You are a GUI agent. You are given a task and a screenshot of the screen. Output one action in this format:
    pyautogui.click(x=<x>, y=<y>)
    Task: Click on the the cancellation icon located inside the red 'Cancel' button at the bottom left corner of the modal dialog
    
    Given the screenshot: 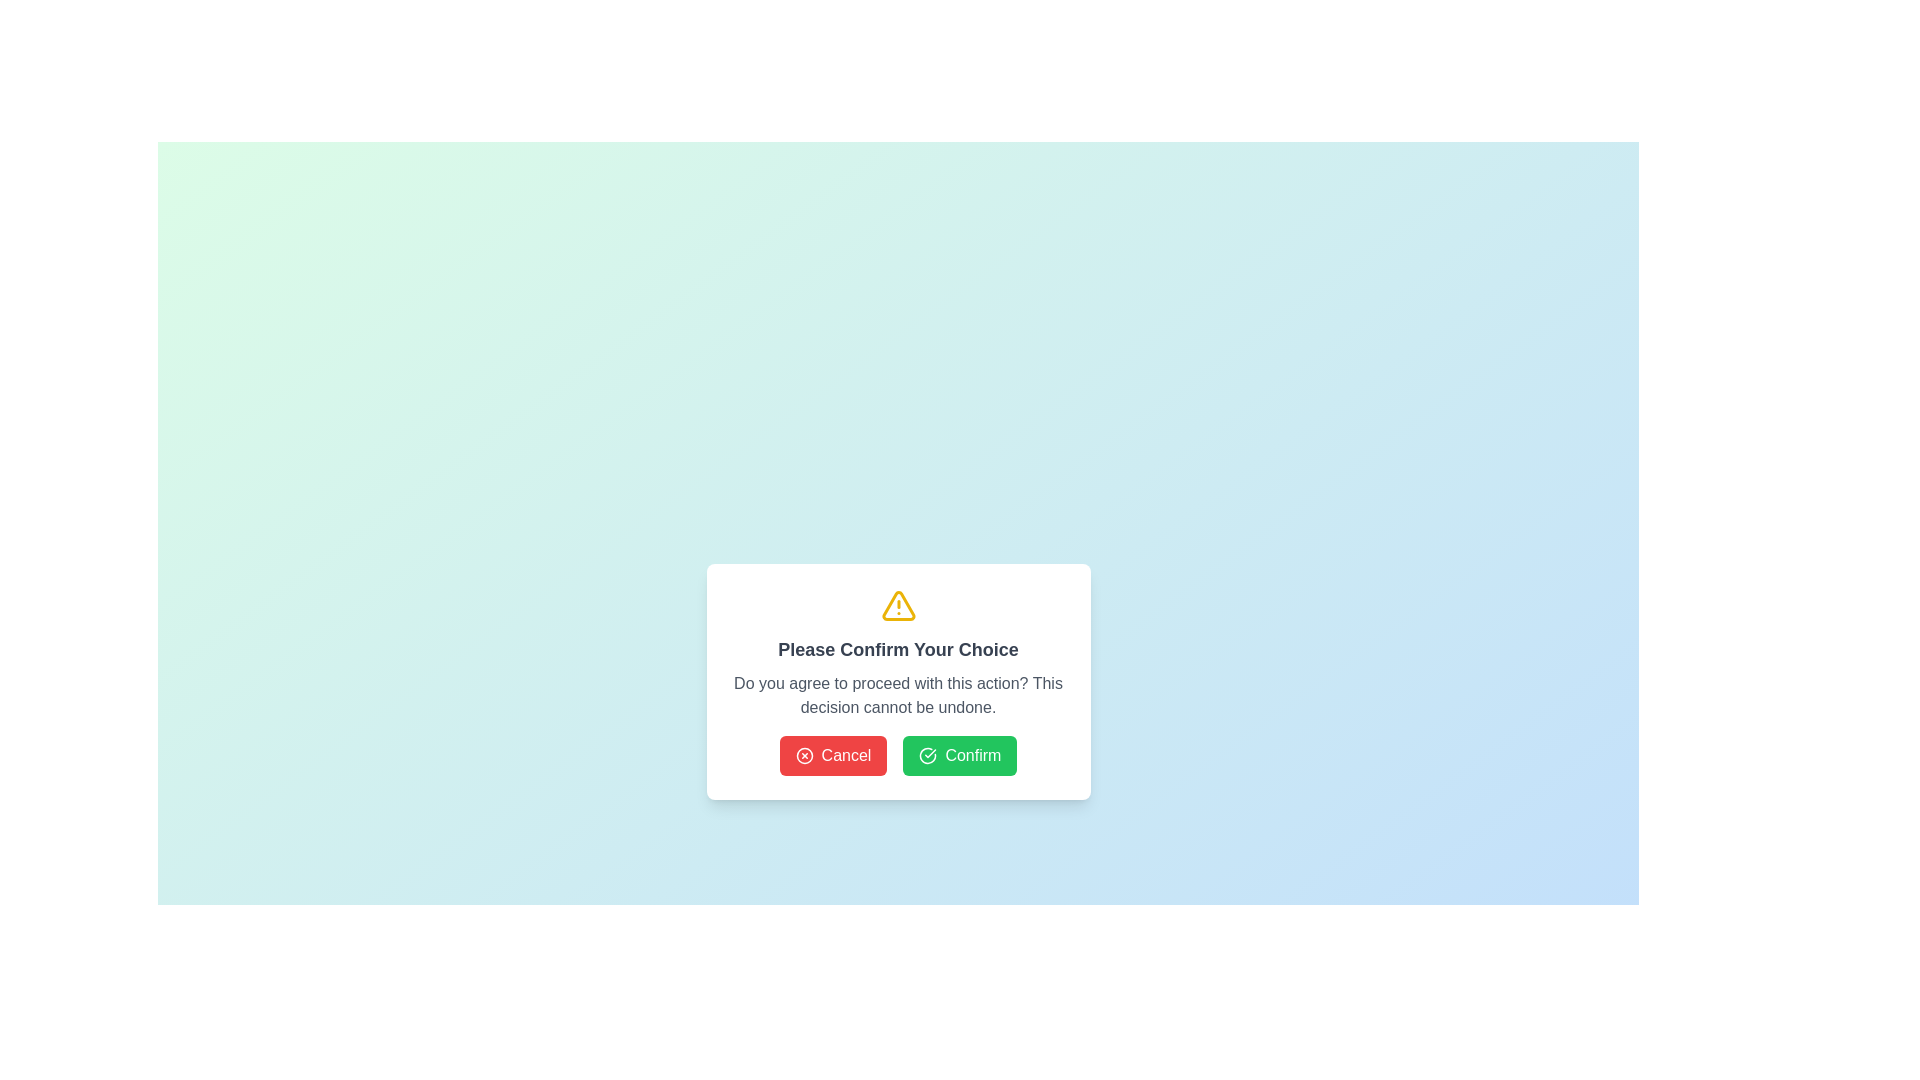 What is the action you would take?
    pyautogui.click(x=804, y=756)
    